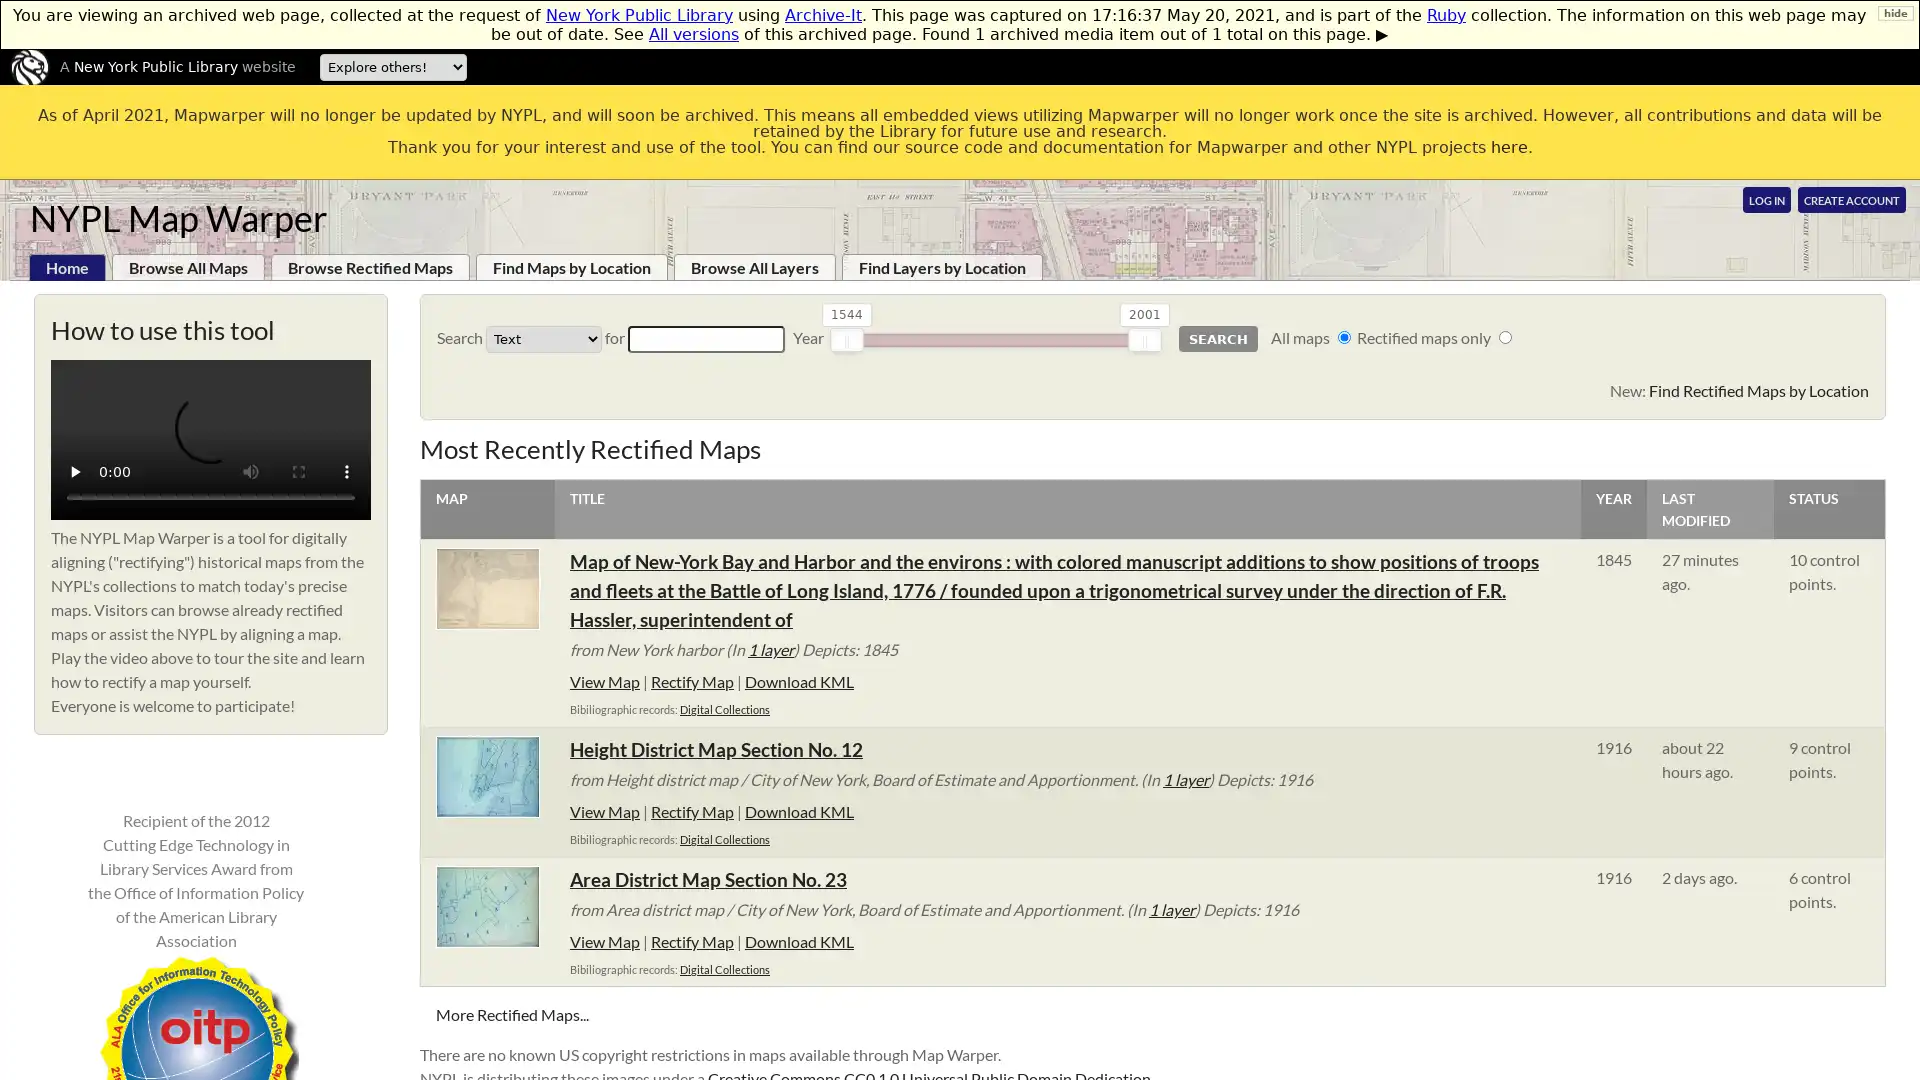 This screenshot has width=1920, height=1080. I want to click on show more media controls, so click(346, 471).